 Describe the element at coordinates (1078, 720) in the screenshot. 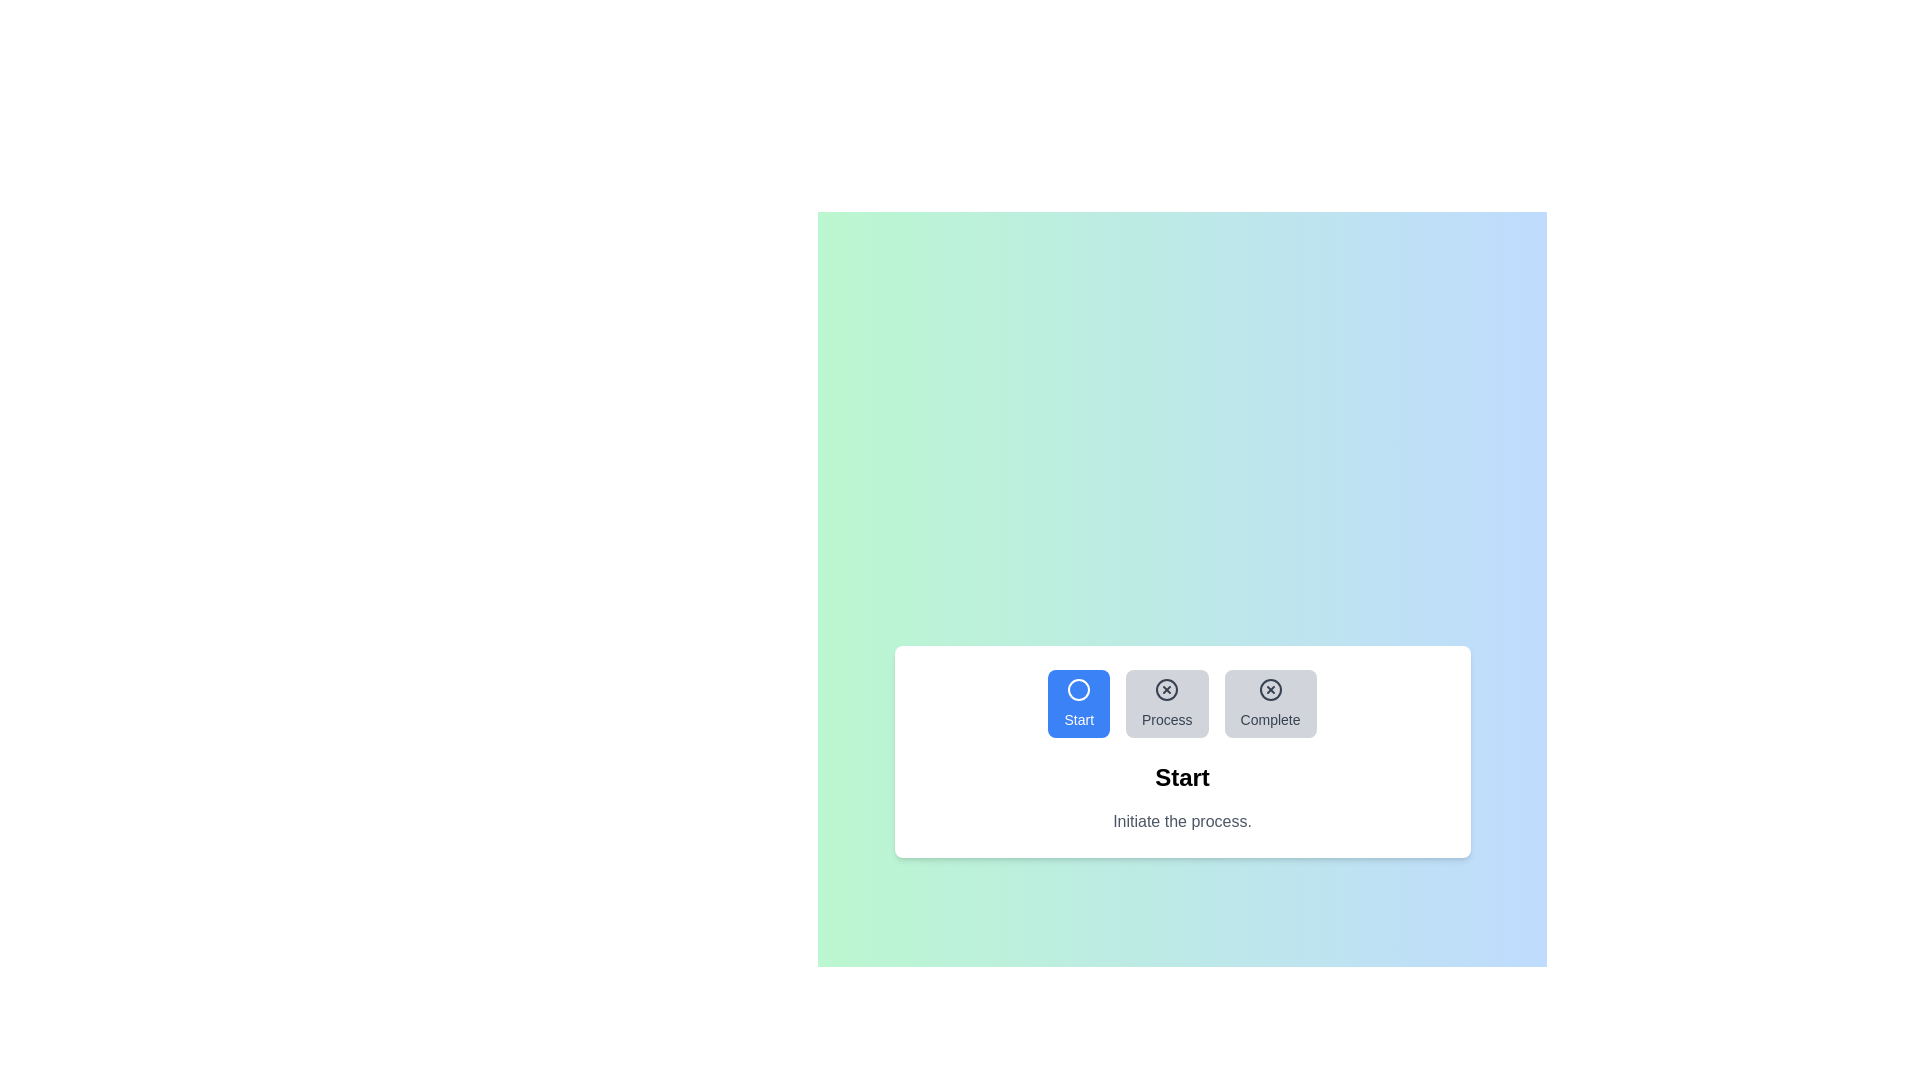

I see `the 'Start' text label which is centered at the bottom of the first blue button in a horizontal row of three buttons, indicating the initiation of a process` at that location.